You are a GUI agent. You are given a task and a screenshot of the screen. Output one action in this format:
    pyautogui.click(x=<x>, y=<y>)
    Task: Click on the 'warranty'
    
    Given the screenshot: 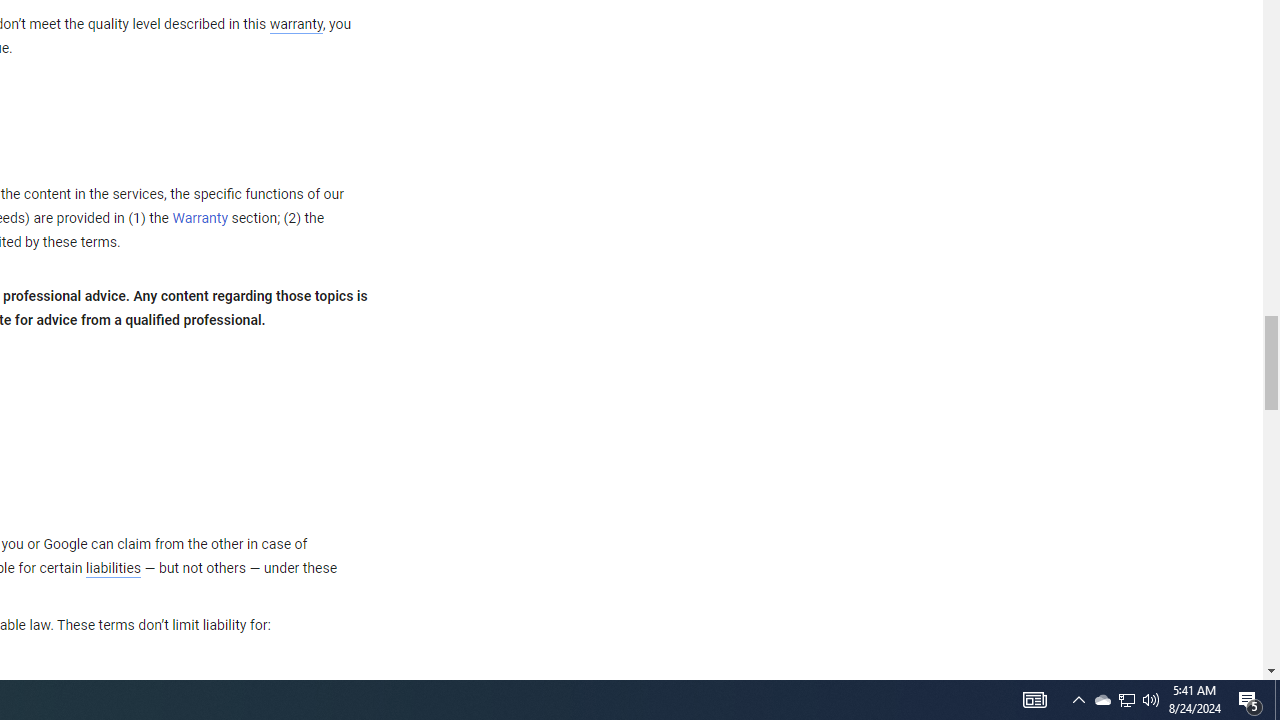 What is the action you would take?
    pyautogui.click(x=294, y=25)
    